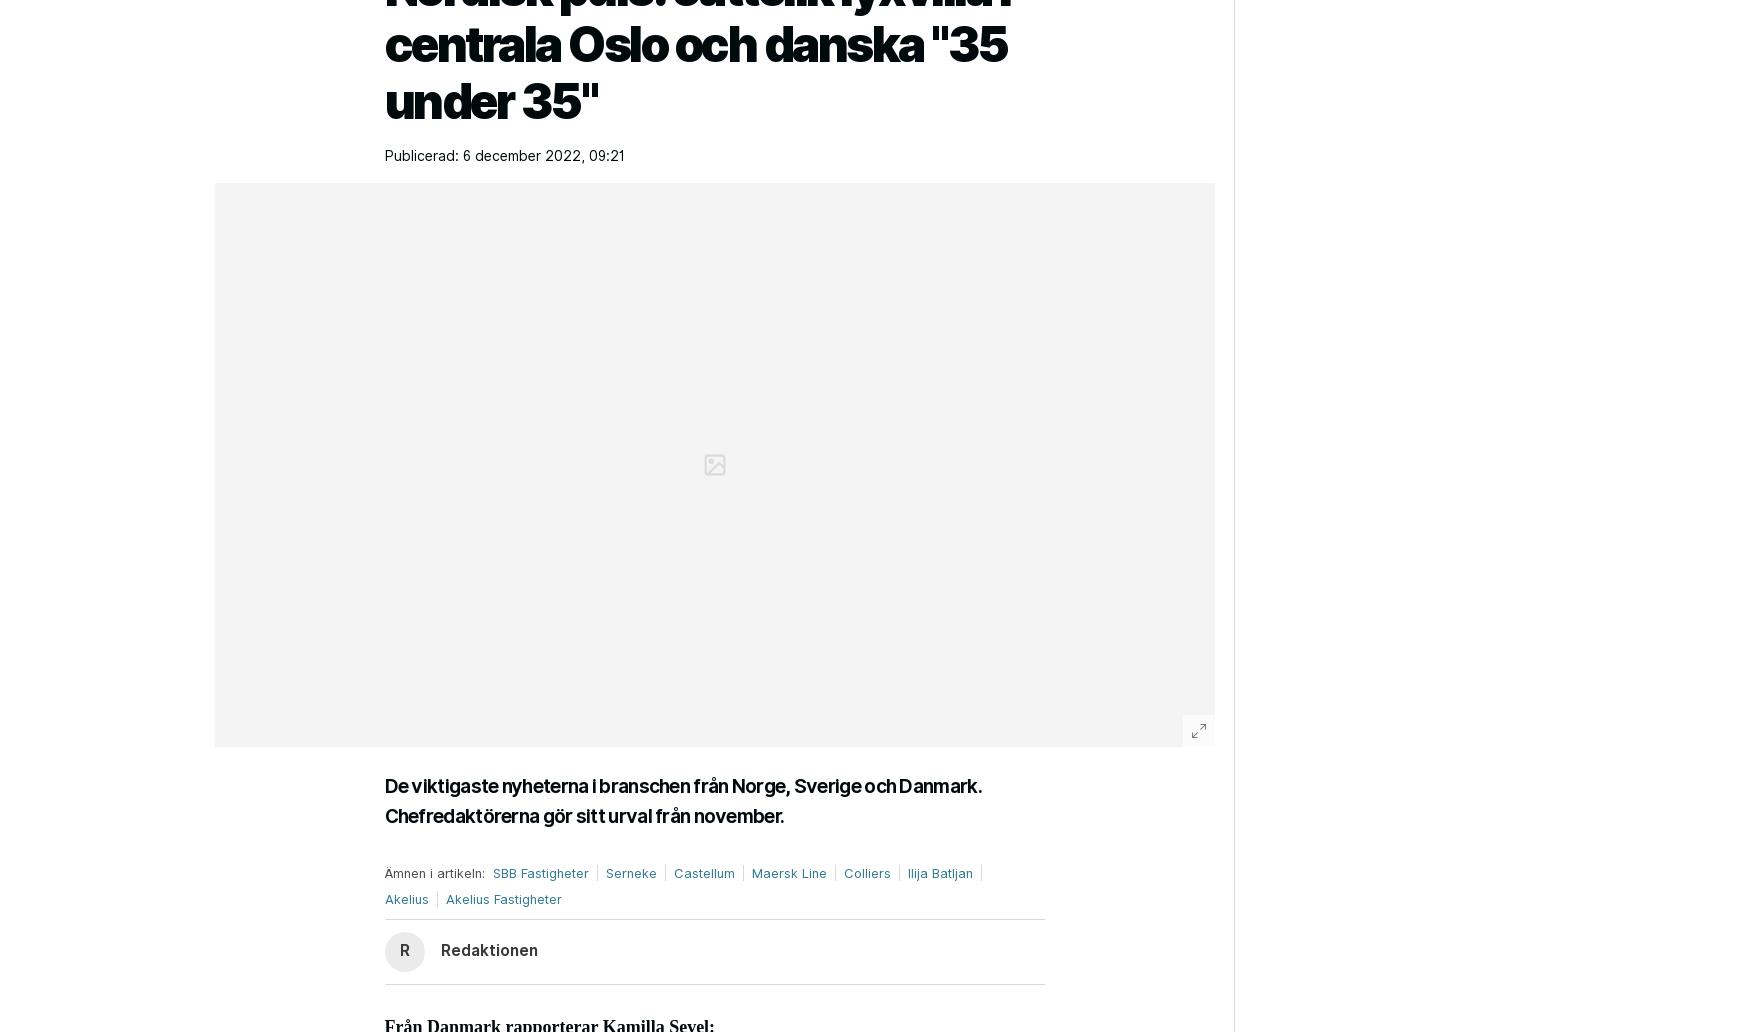  Describe the element at coordinates (542, 154) in the screenshot. I see `'6 december 2022, 09:21'` at that location.